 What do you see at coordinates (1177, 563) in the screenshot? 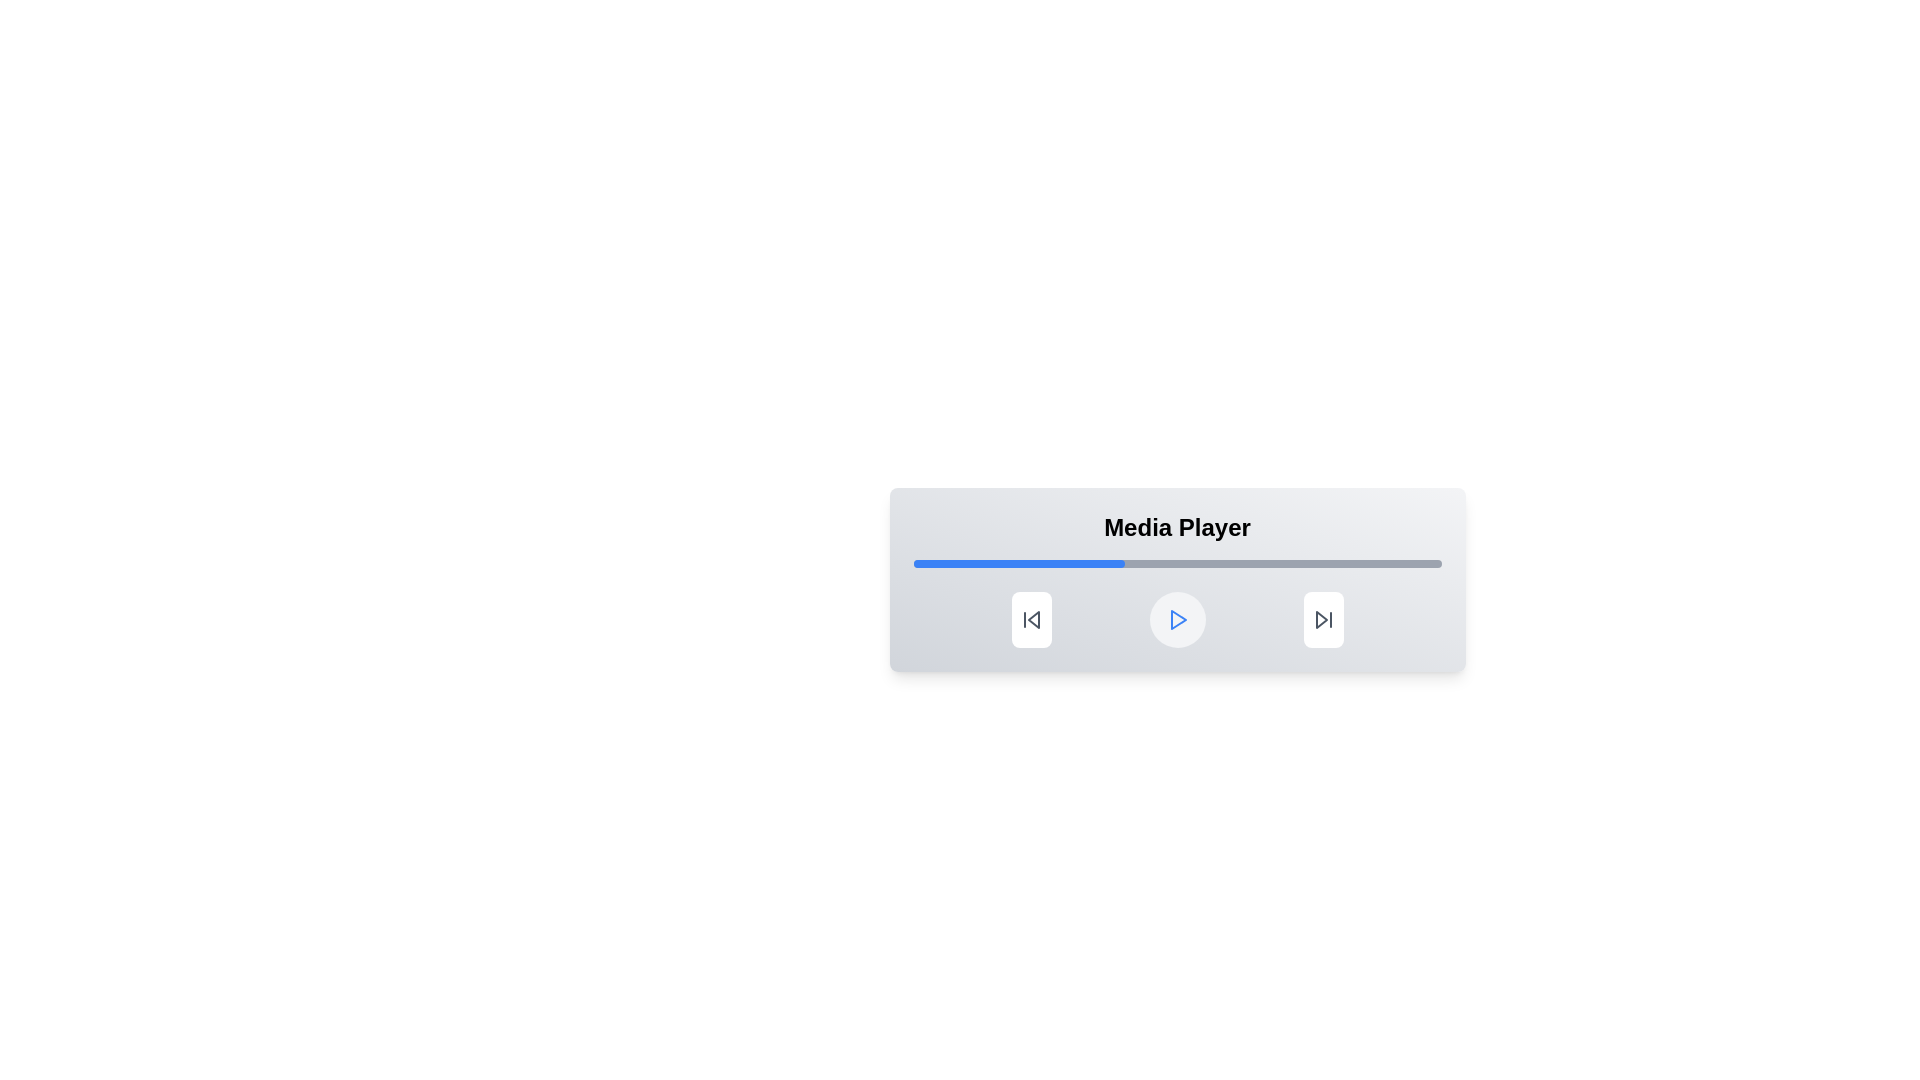
I see `the progress bar located horizontally above the playback buttons to seek a specific point in the media file` at bounding box center [1177, 563].